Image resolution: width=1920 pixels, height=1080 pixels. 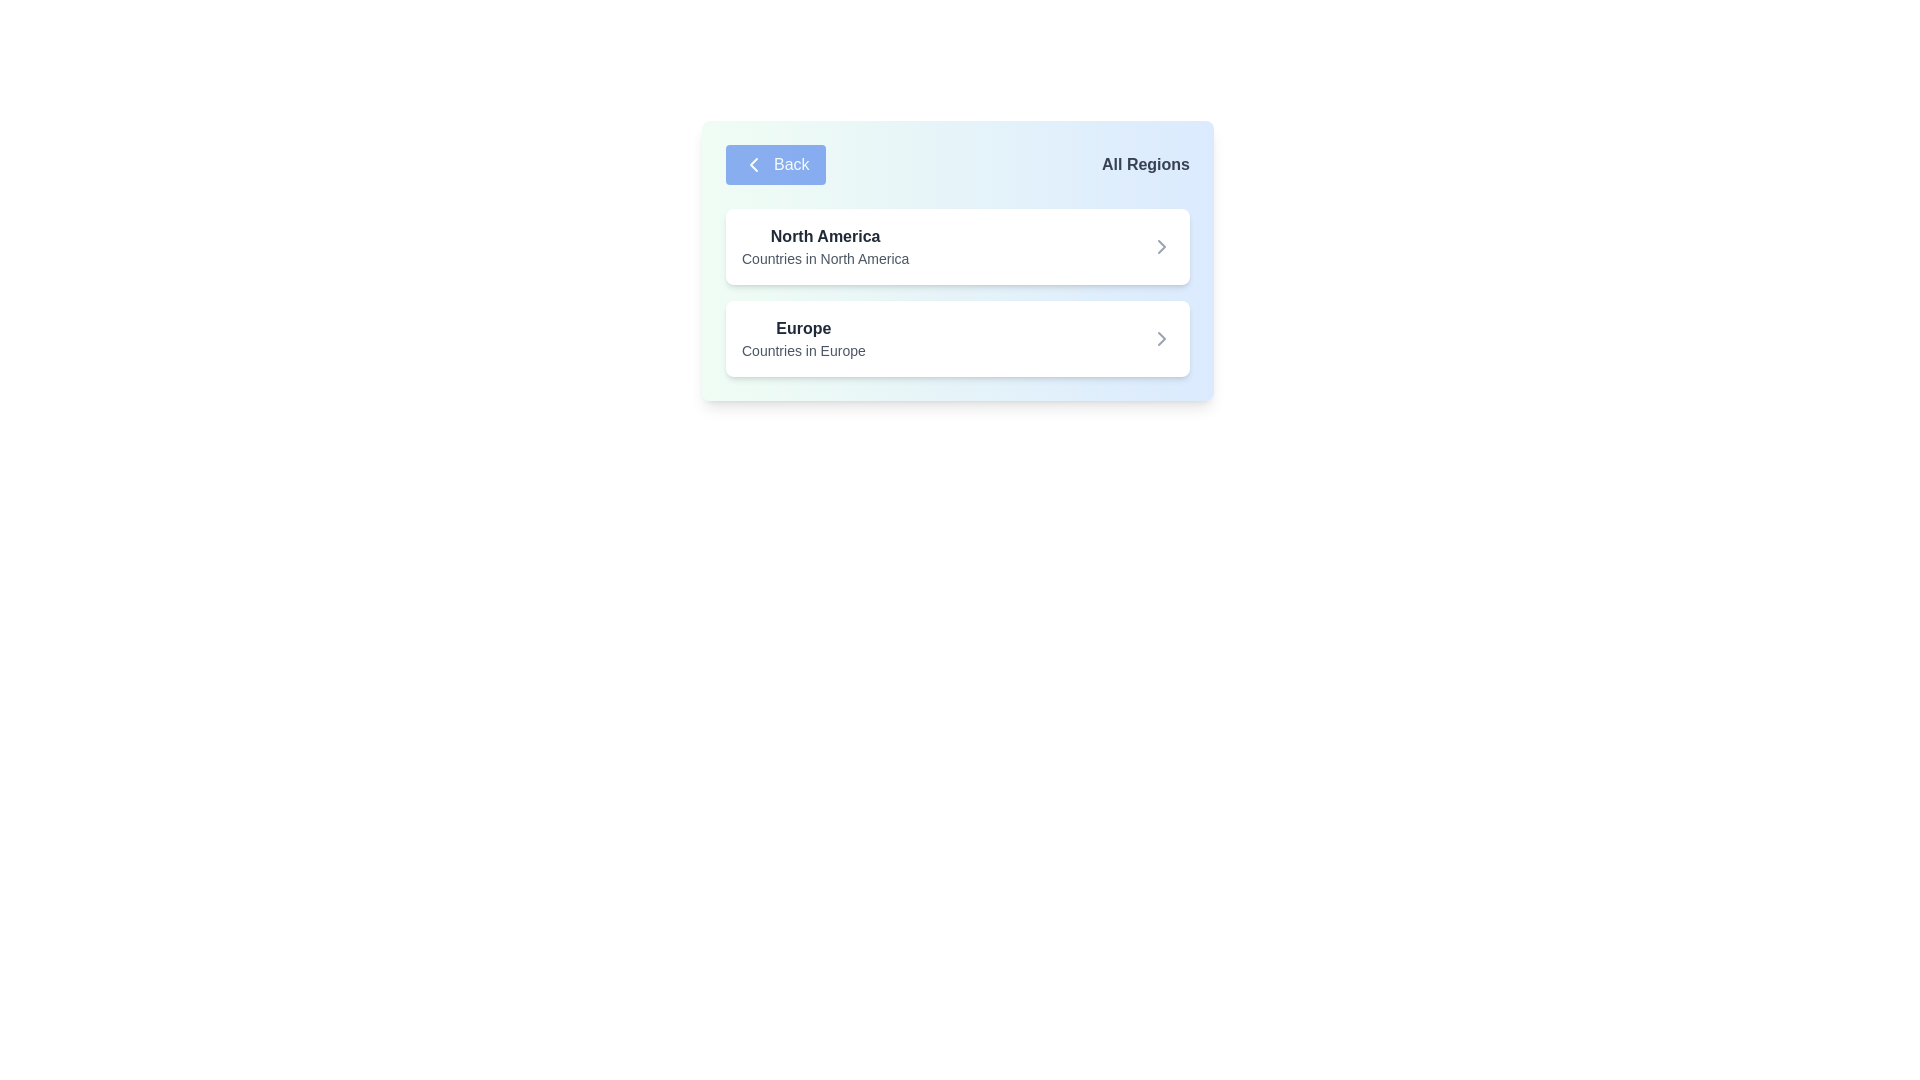 What do you see at coordinates (1161, 245) in the screenshot?
I see `the right-pointing chevron icon styled in gray, located to the right of the text 'North America' for potential tooltip information` at bounding box center [1161, 245].